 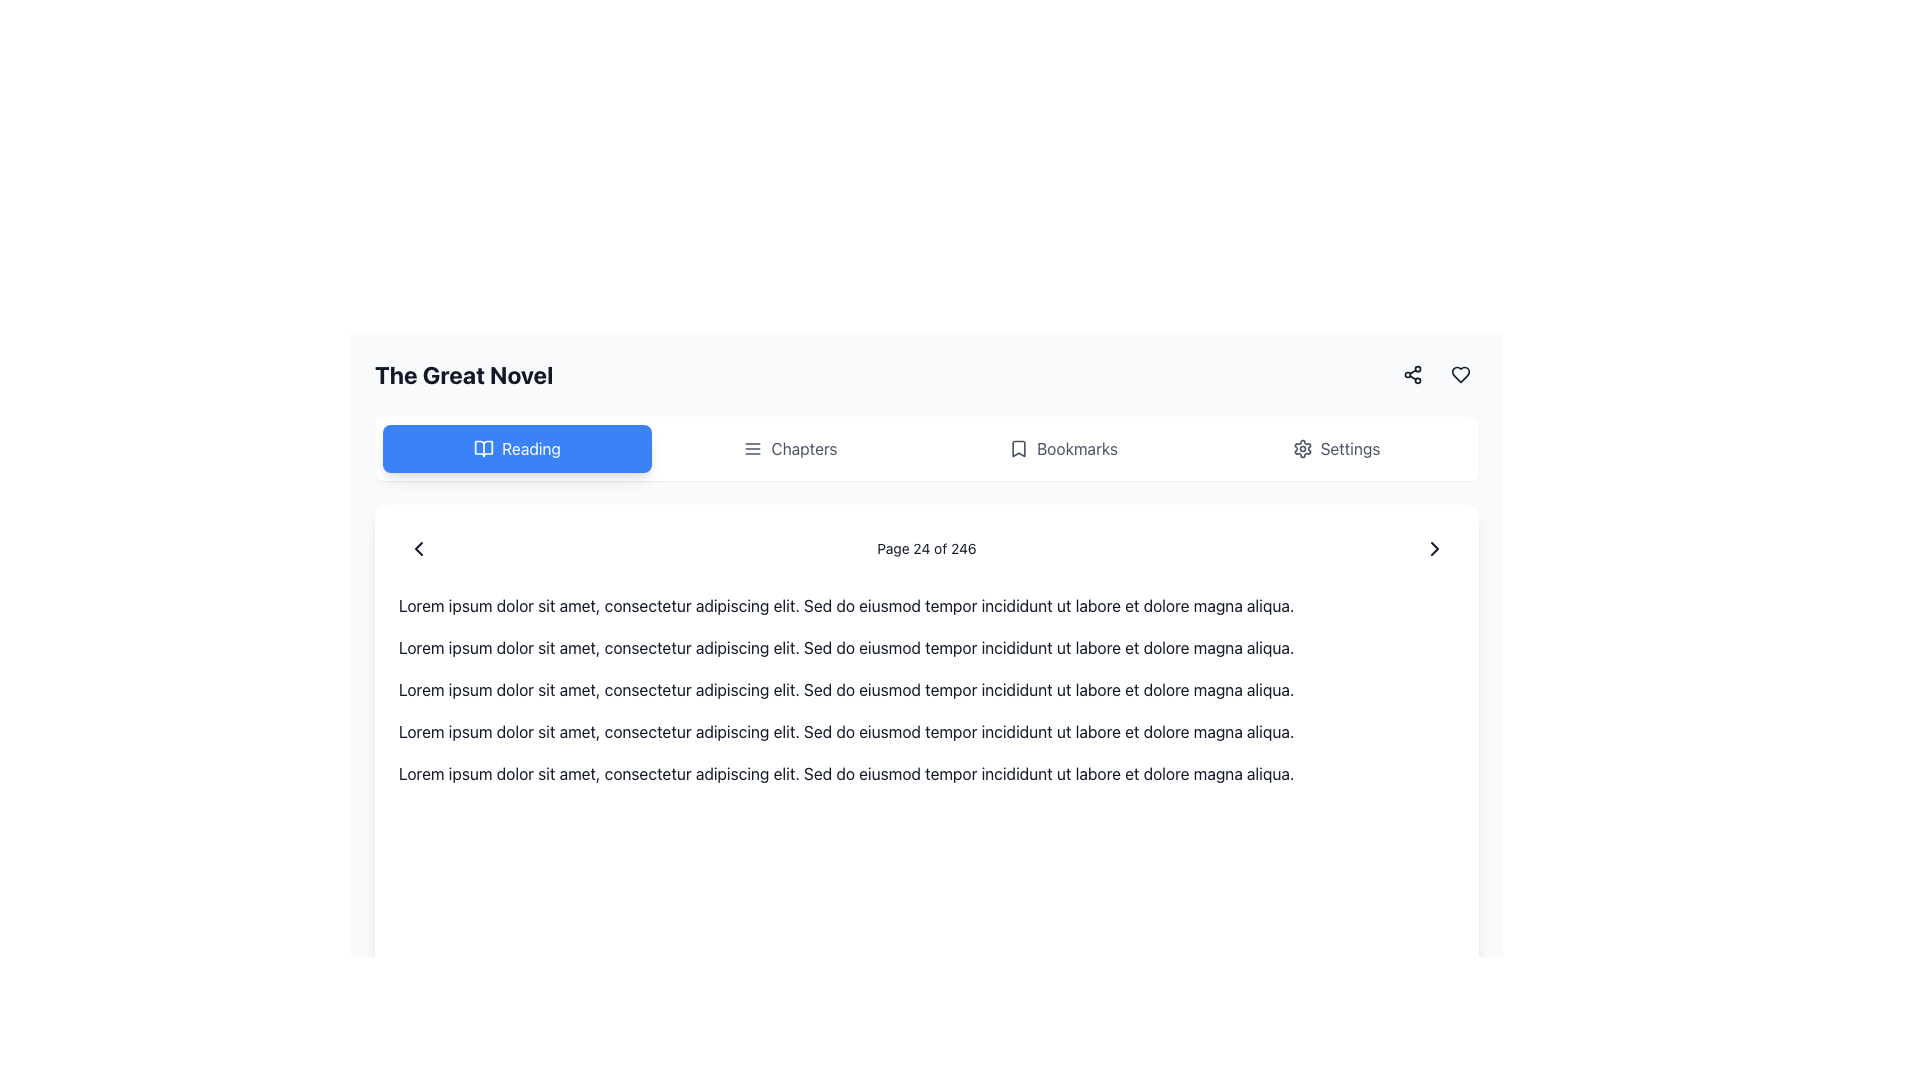 What do you see at coordinates (925, 648) in the screenshot?
I see `the second line of static text that reads 'Lorem ipsum dolor sit amet, consectetur adipiscing elit. Sed do eiusmod tempor incididunt ut labore et dolore magna aliqua.' located in the middle section of the interface` at bounding box center [925, 648].